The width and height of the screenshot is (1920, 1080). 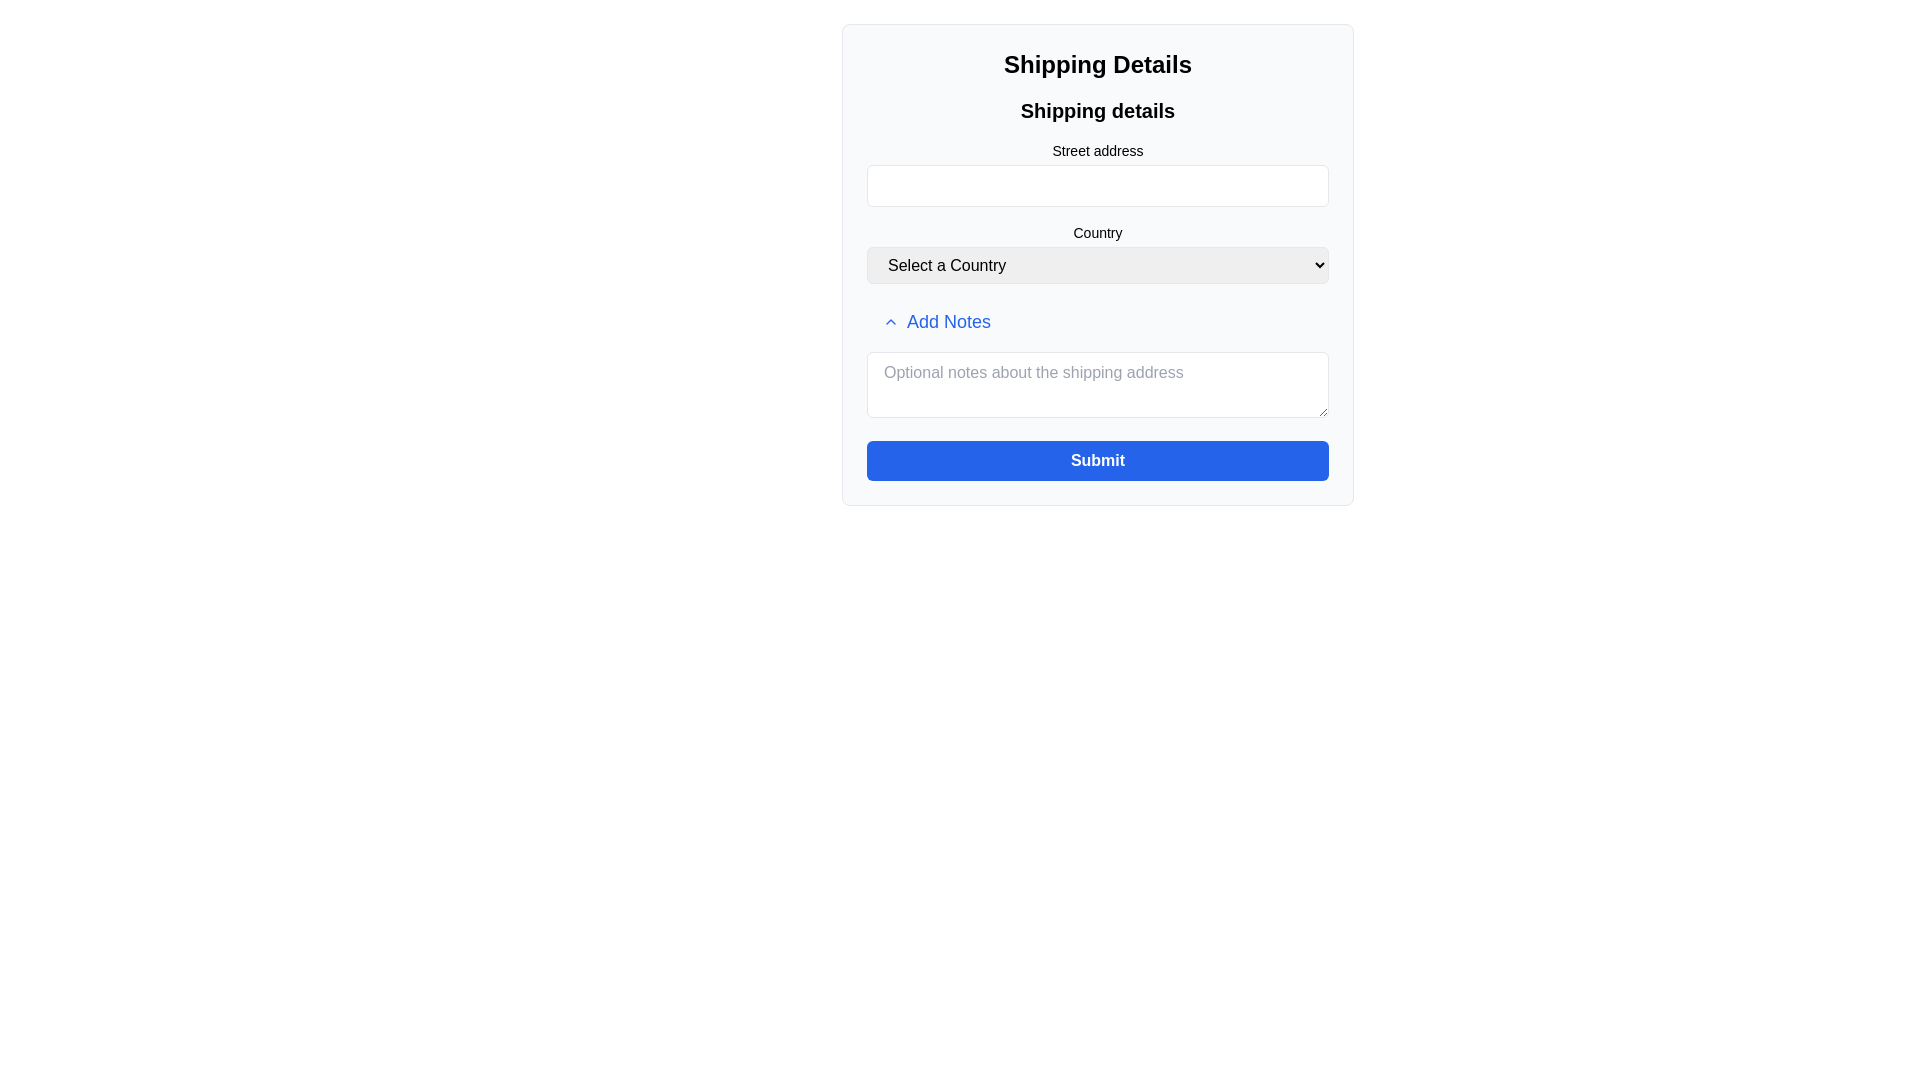 I want to click on an option from the dropdown menu labeled 'Select a Country', which is located just below the 'Country' label in the form layout, so click(x=1097, y=264).